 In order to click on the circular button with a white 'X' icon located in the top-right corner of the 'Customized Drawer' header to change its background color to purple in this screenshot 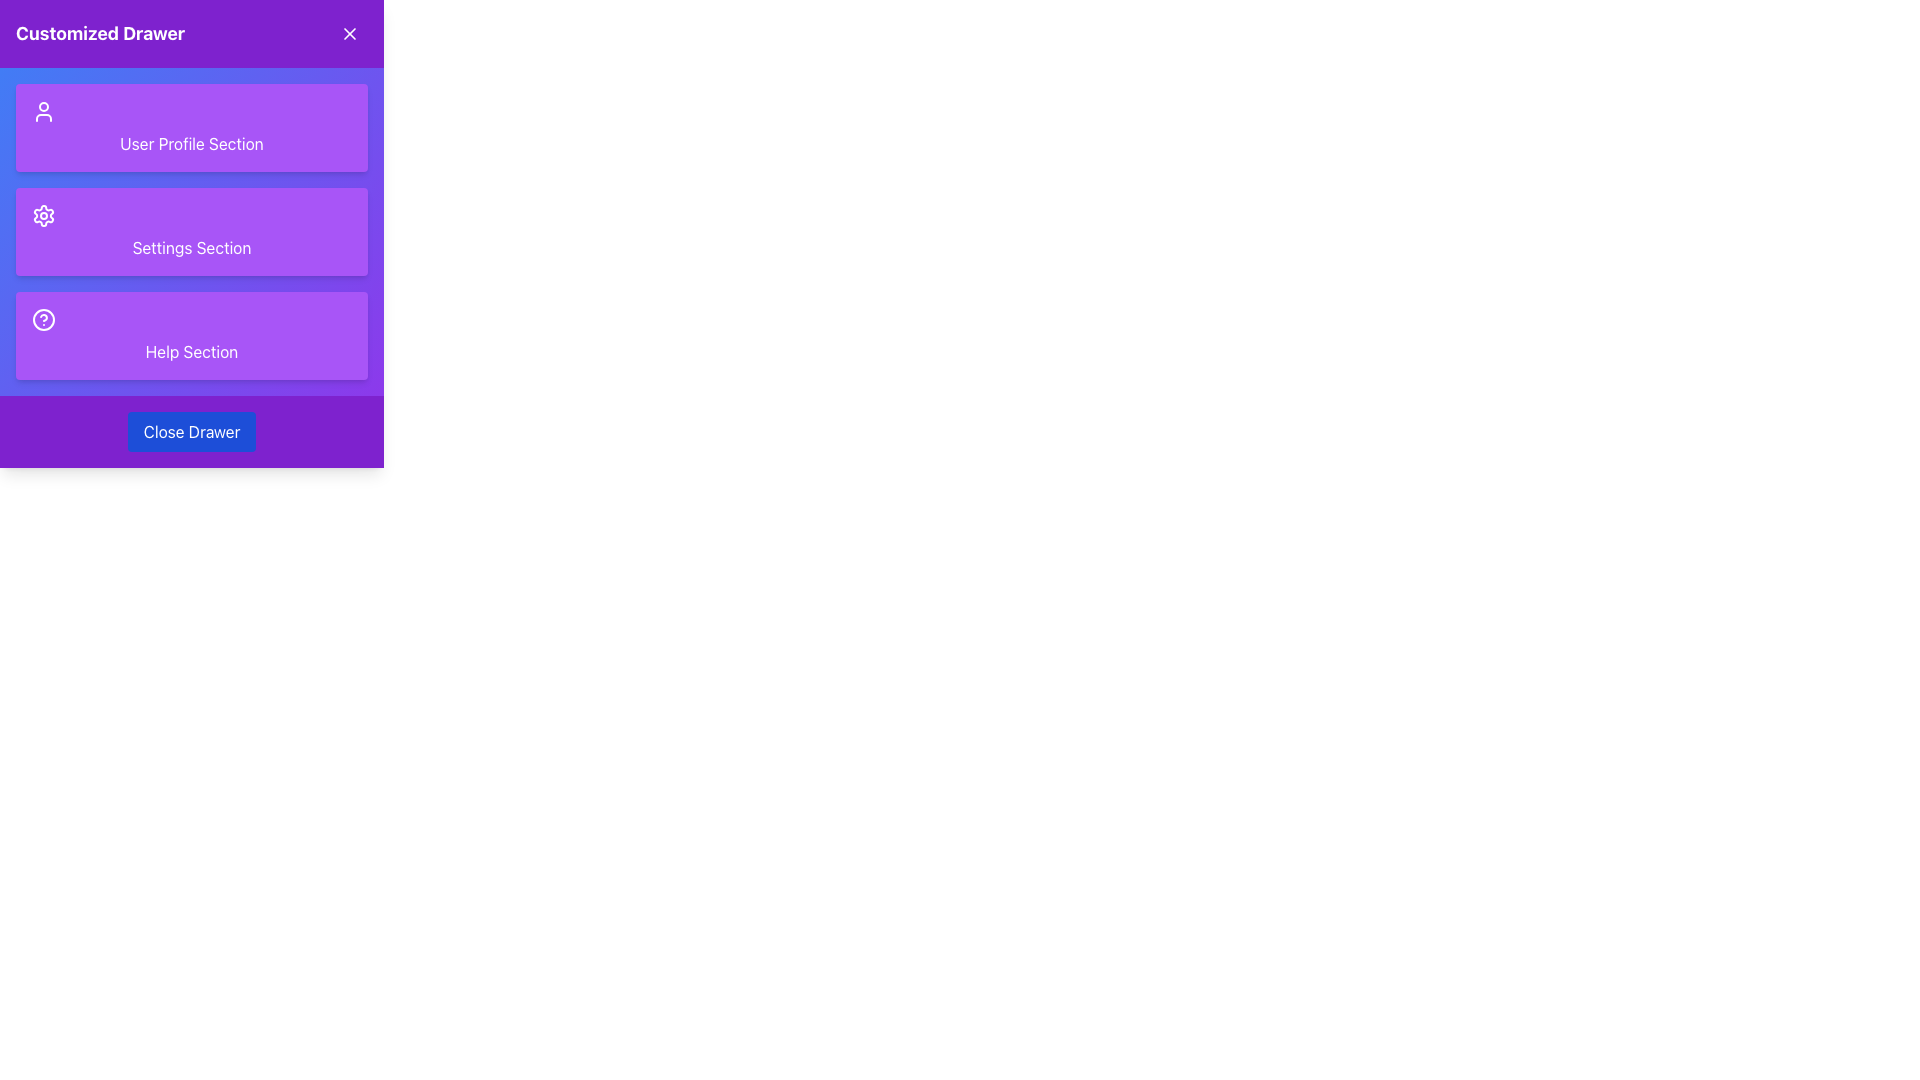, I will do `click(350, 34)`.